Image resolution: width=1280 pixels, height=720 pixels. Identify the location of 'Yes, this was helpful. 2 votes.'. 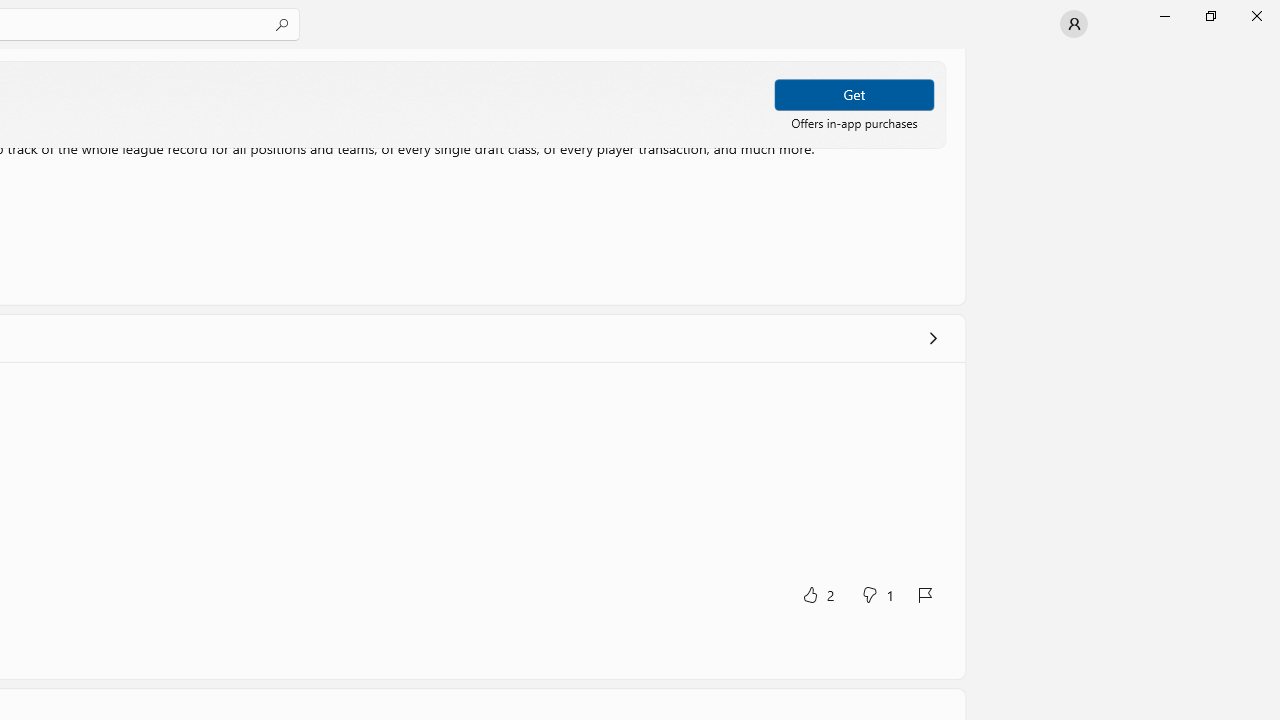
(817, 593).